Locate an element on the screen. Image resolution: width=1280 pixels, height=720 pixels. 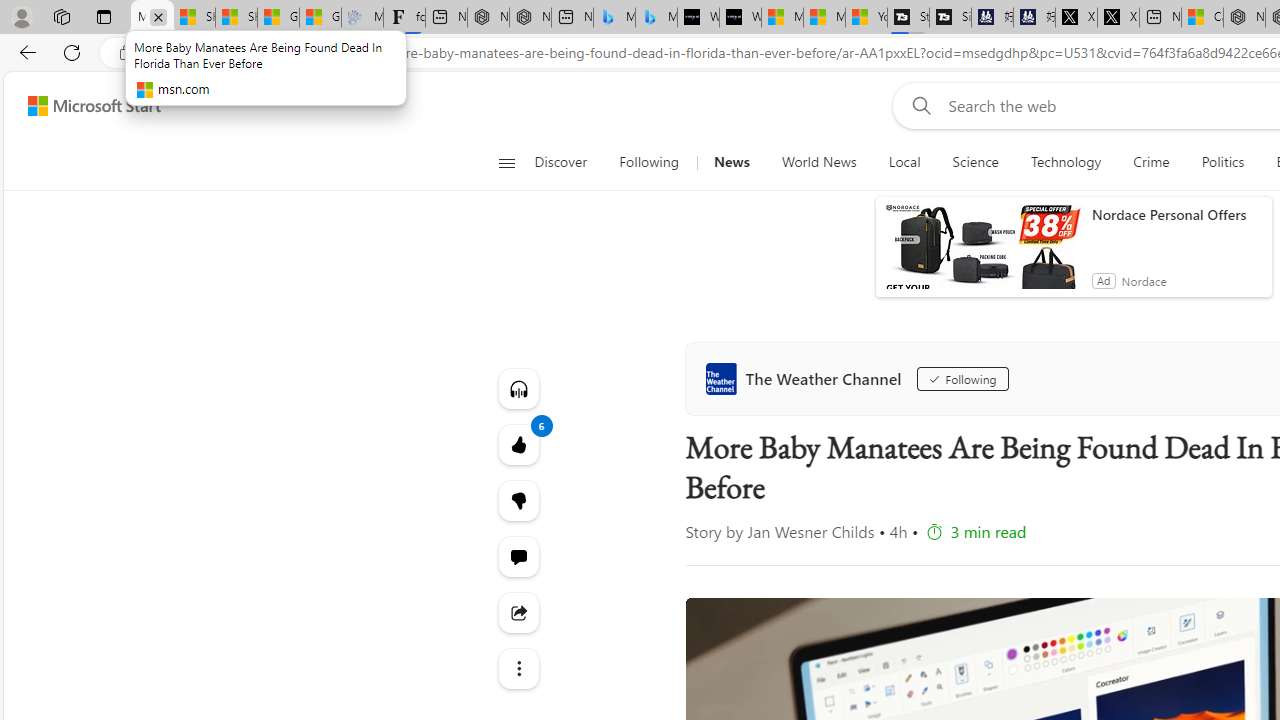
'Dislike' is located at coordinates (518, 500).